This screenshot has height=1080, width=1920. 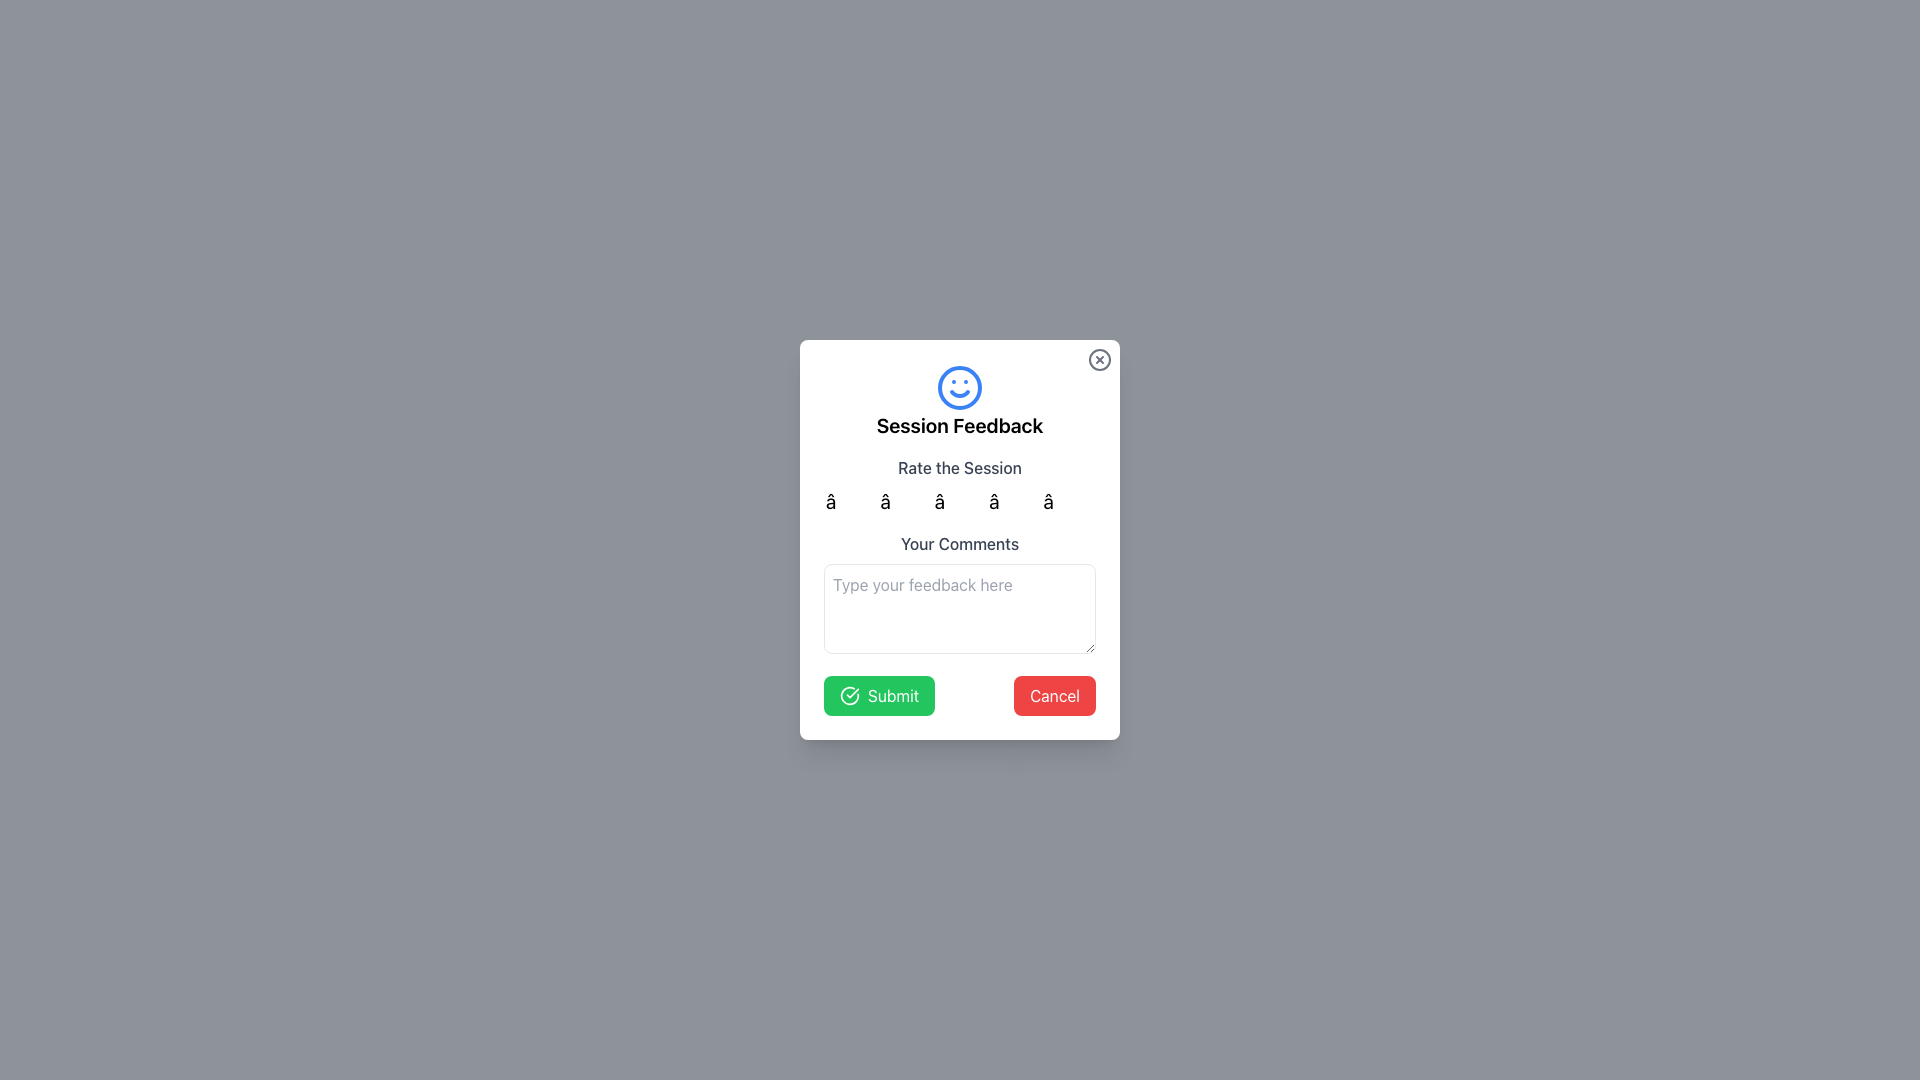 What do you see at coordinates (1098, 358) in the screenshot?
I see `the circular close button with a grey outline and inner cross icon located in the top-right corner of the modal` at bounding box center [1098, 358].